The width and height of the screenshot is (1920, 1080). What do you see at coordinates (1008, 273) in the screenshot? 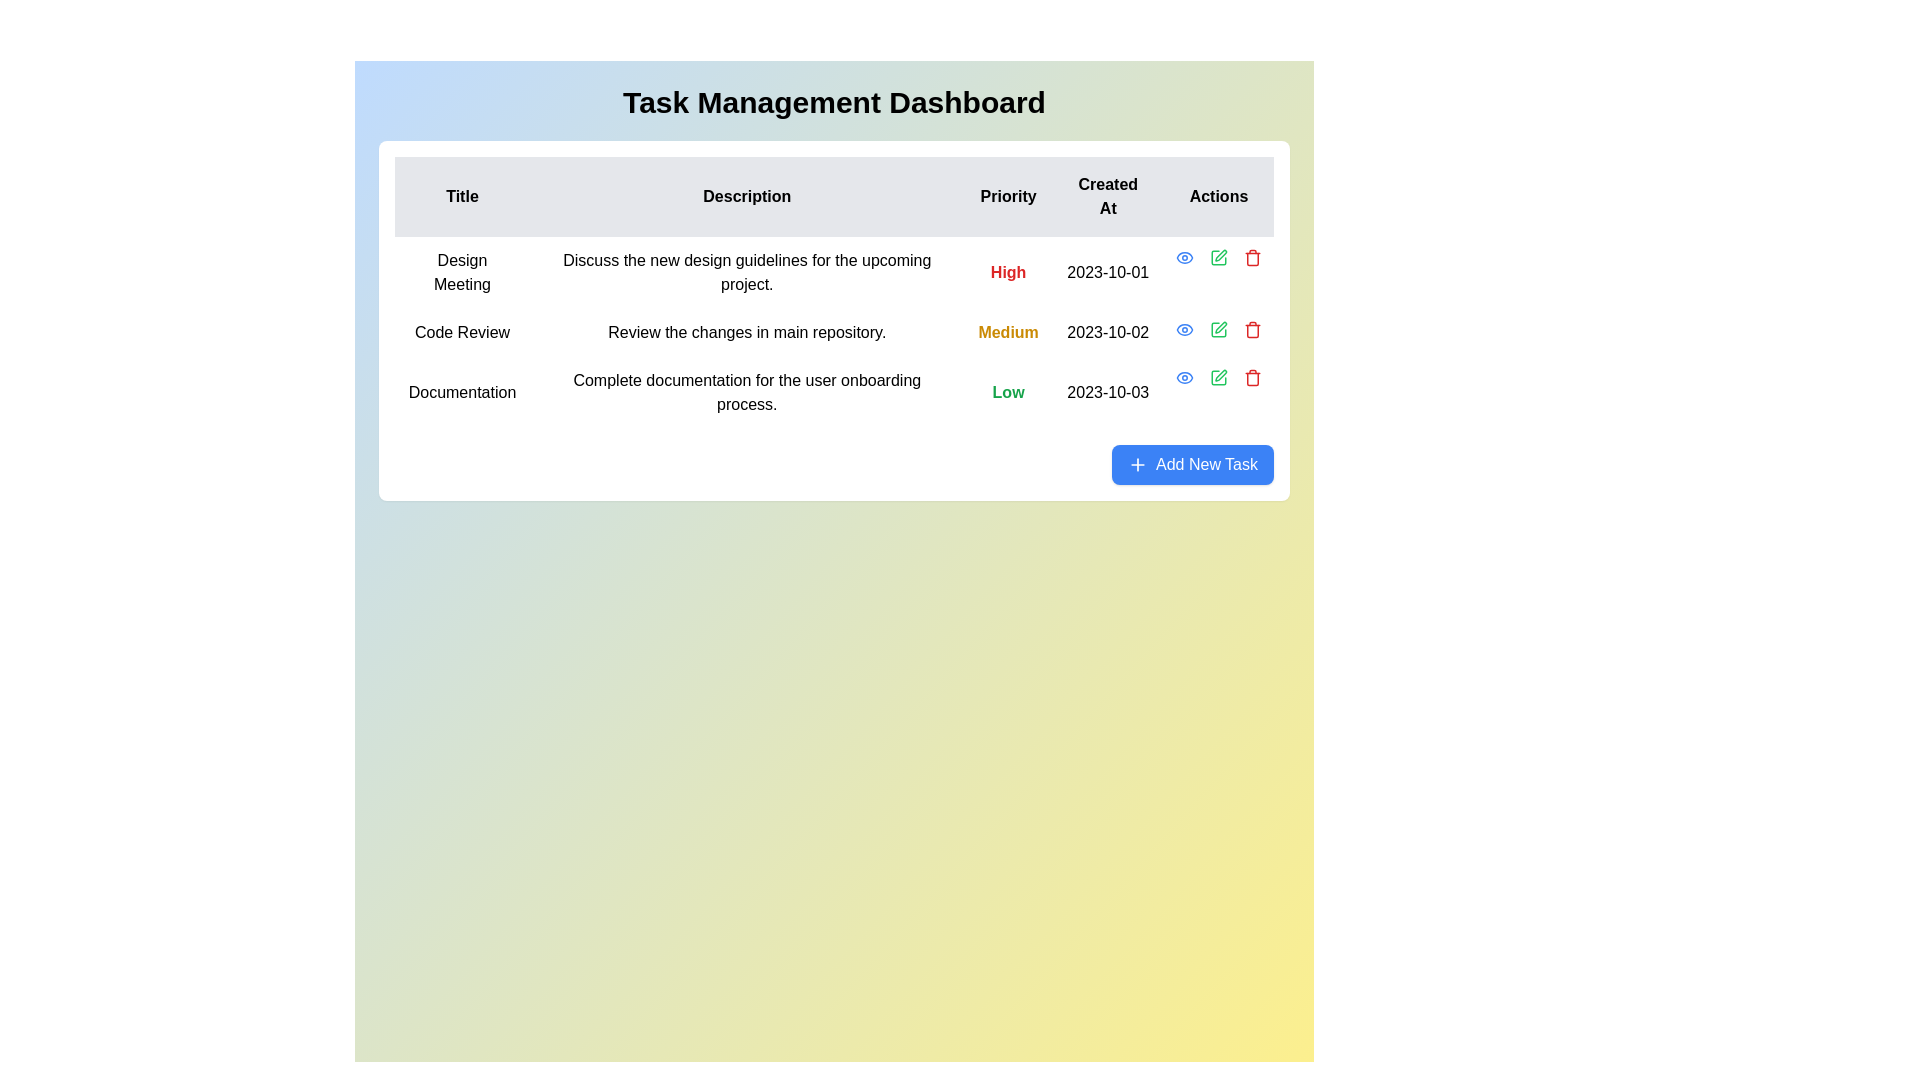
I see `the 'Priority' status text label in the first row of the task management table, which indicates the importance or urgency of the task` at bounding box center [1008, 273].